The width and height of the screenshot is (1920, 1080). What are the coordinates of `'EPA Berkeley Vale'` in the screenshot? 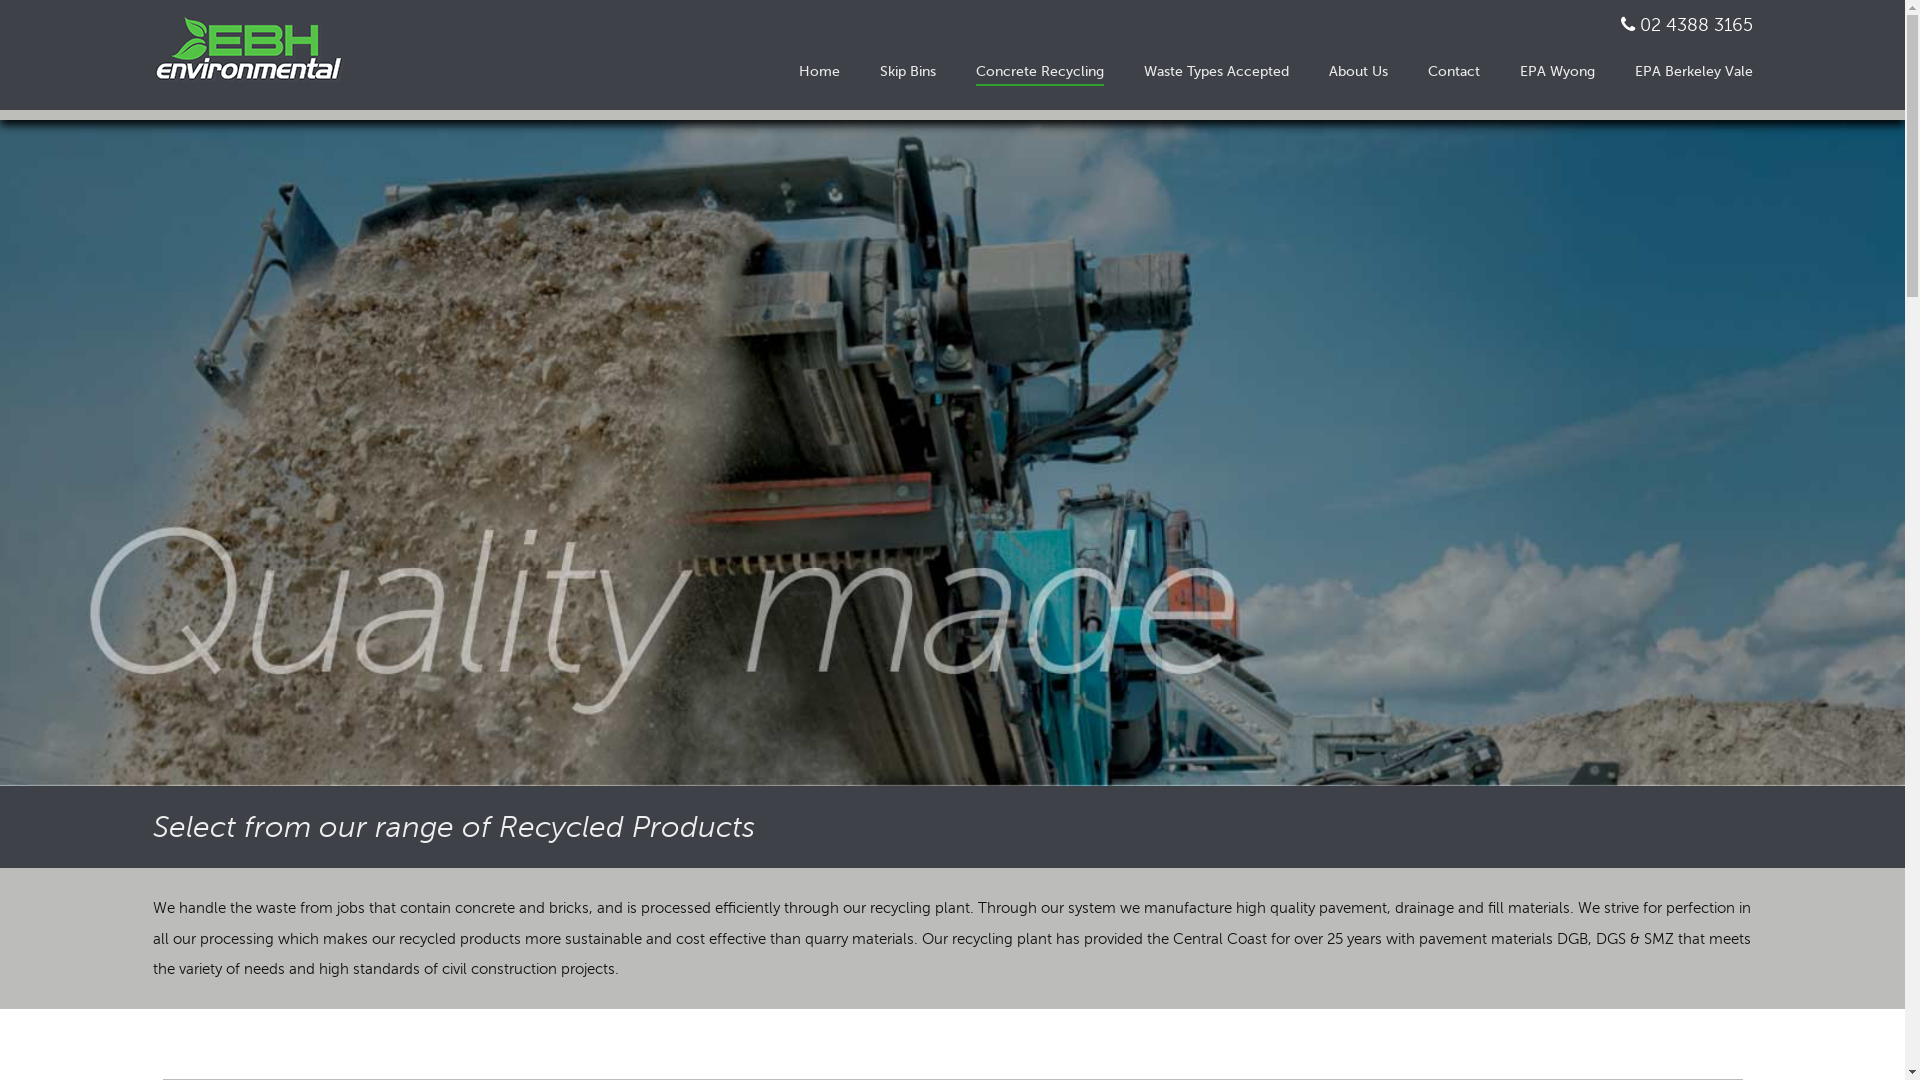 It's located at (1692, 71).